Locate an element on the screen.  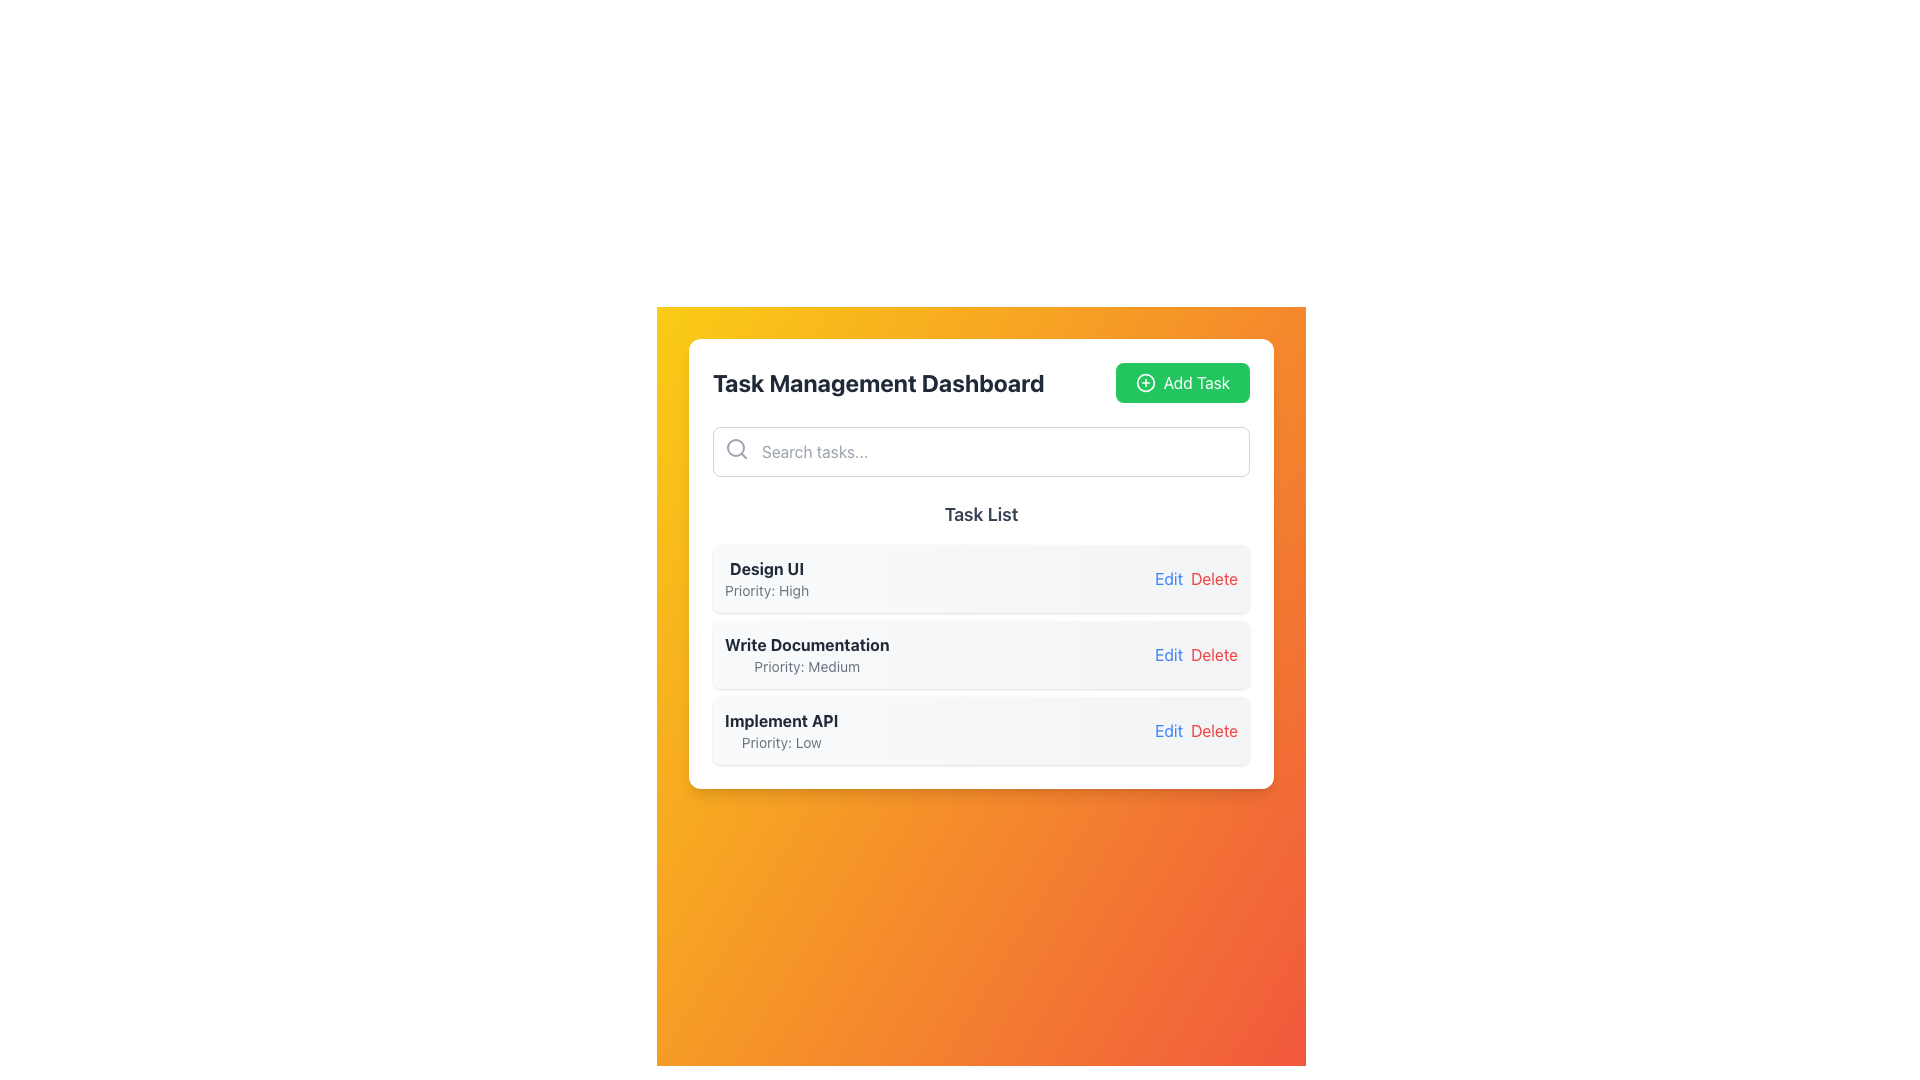
the priority level text label indicating the urgency of the 'Design UI' task in the 'Task List' section of the 'Task Management Dashboard' is located at coordinates (766, 589).